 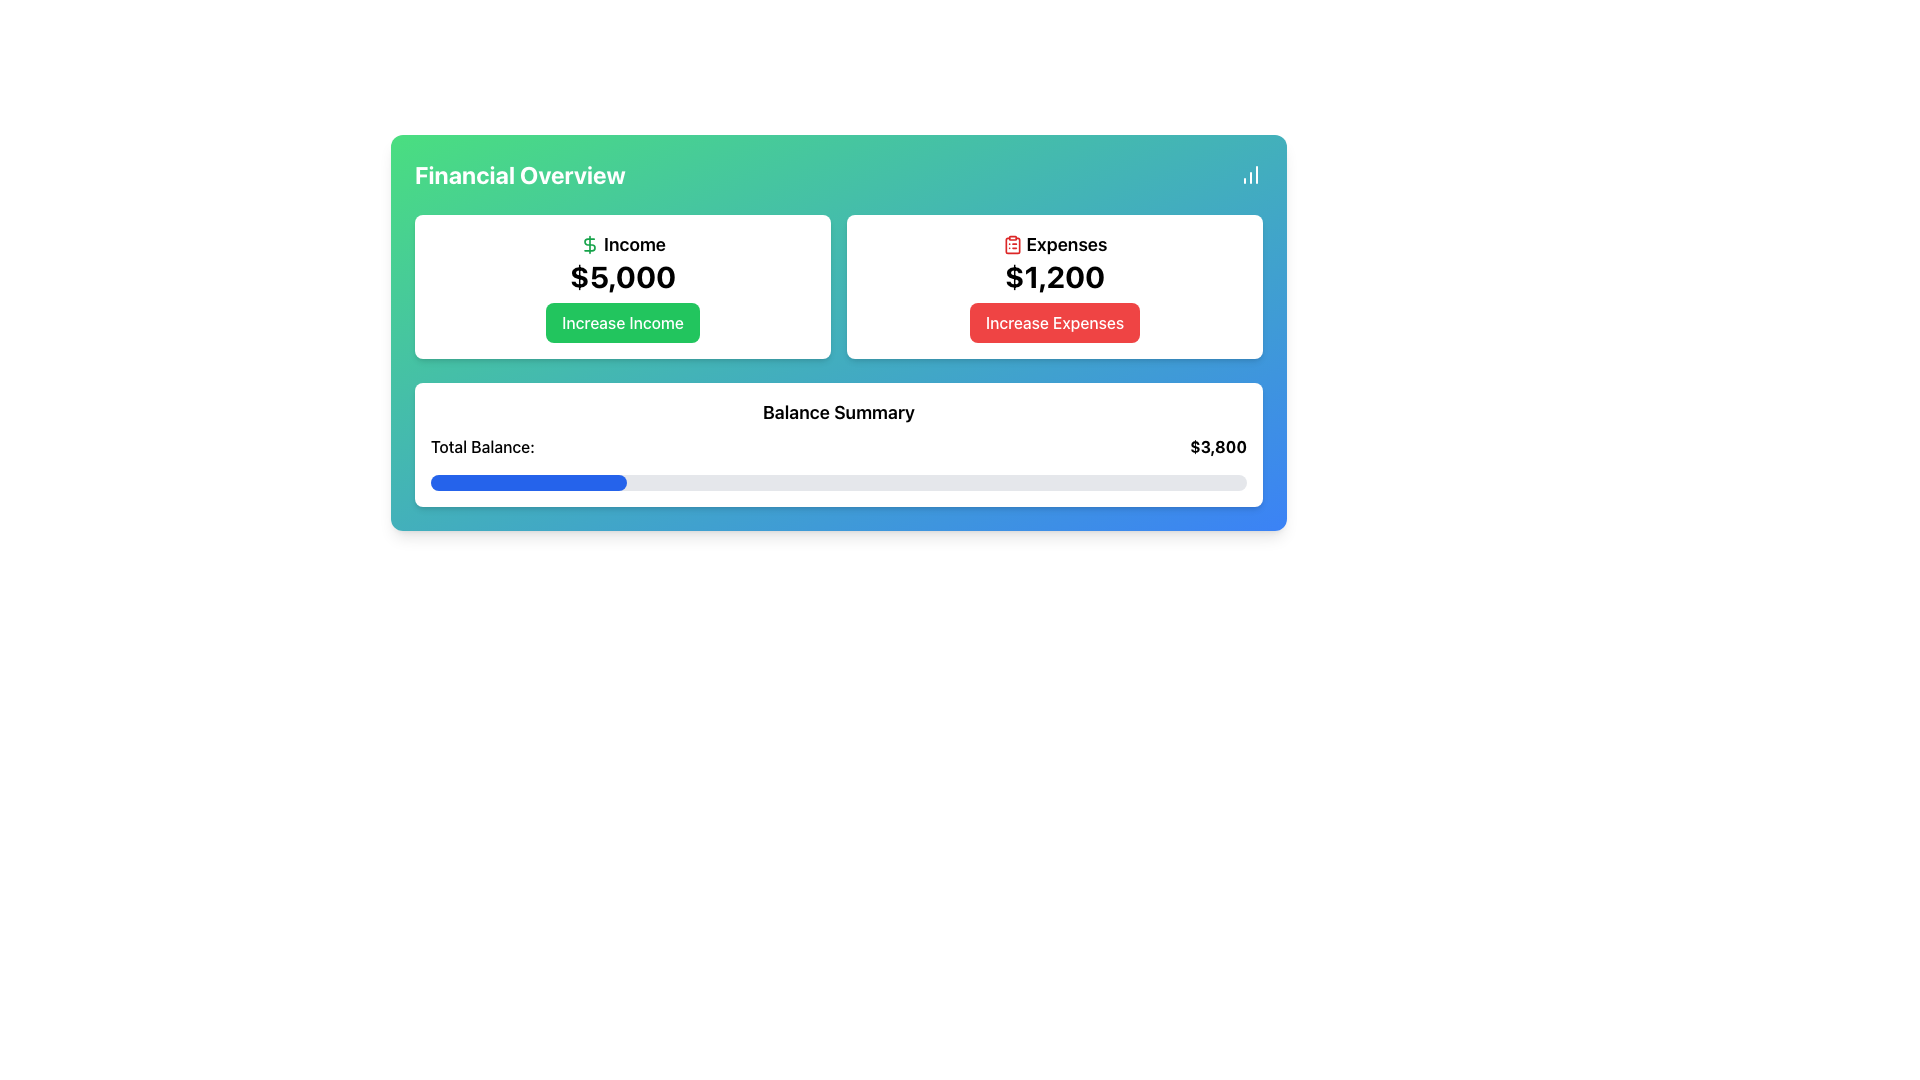 I want to click on the 'Balance Summary' informational card that displays total balance information and features a progress bar at the bottom, so click(x=839, y=443).